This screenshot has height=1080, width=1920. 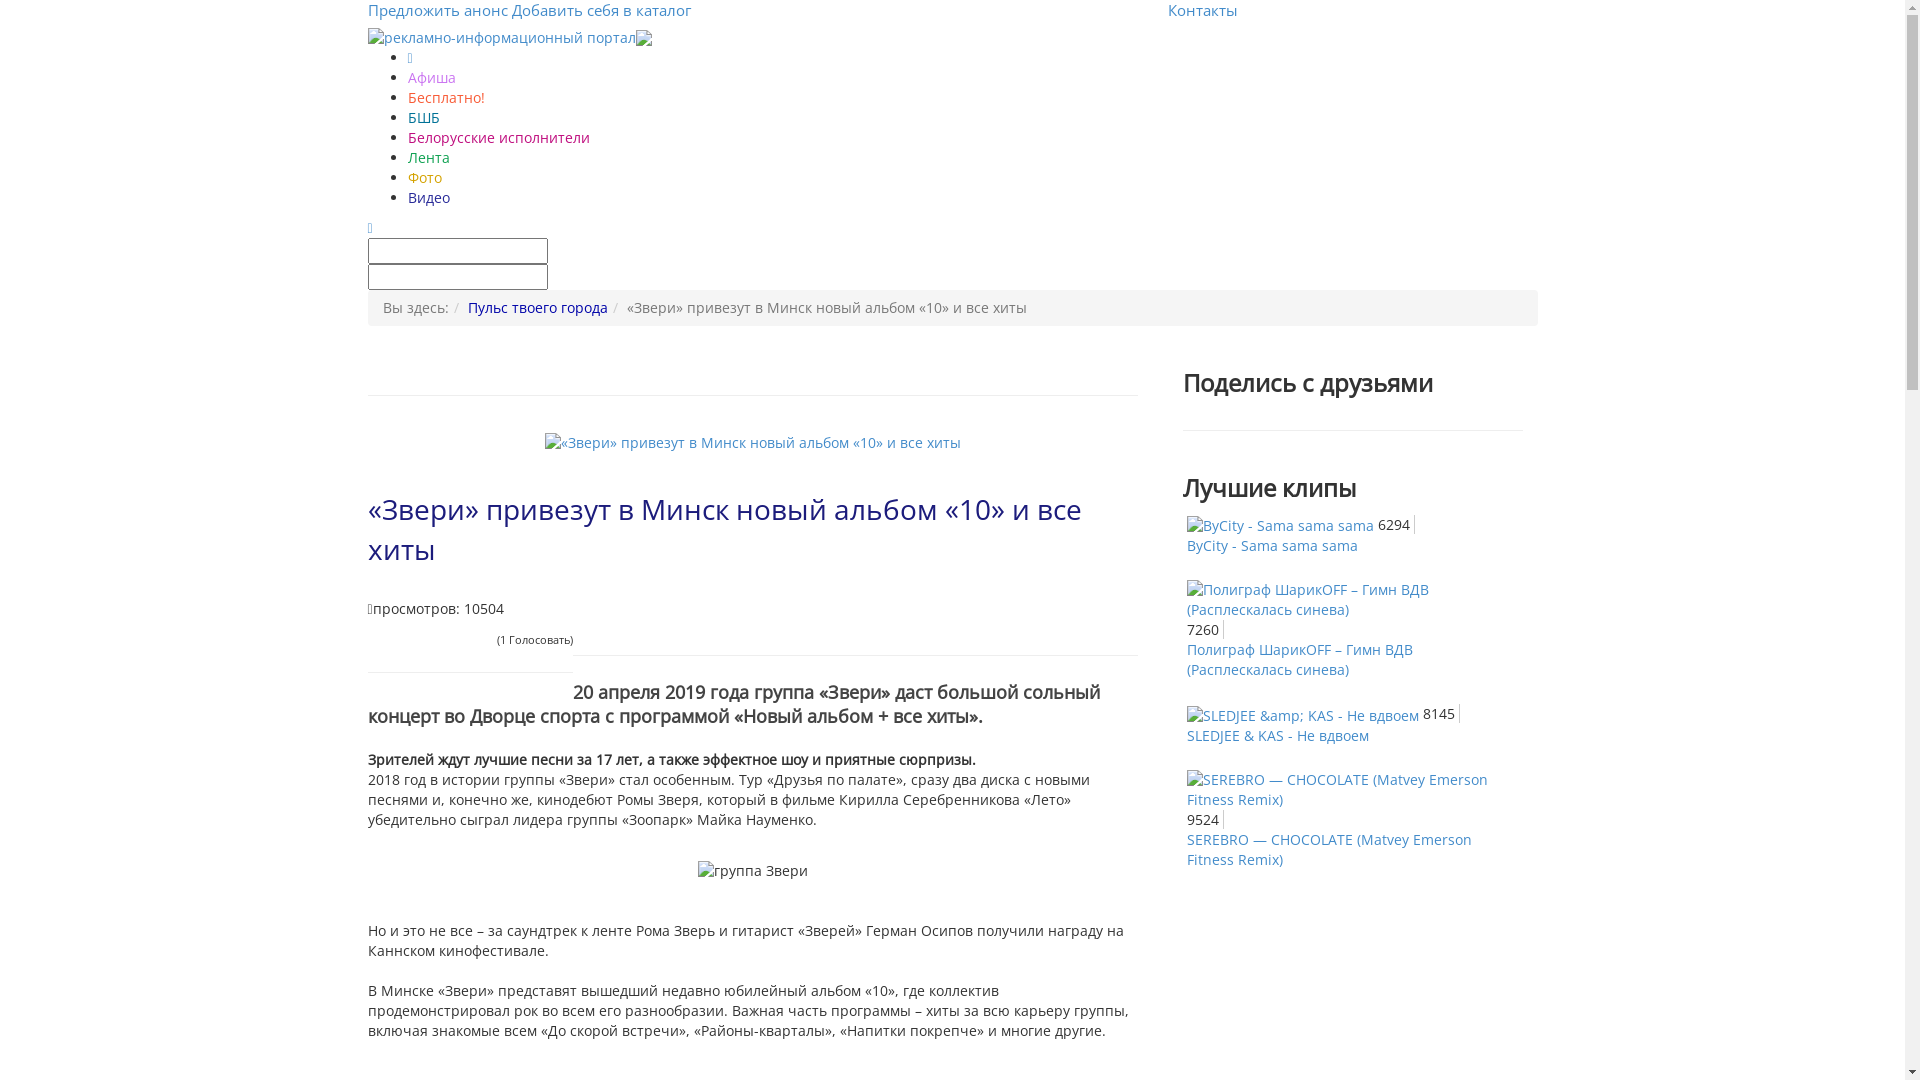 What do you see at coordinates (404, 639) in the screenshot?
I see `'3'` at bounding box center [404, 639].